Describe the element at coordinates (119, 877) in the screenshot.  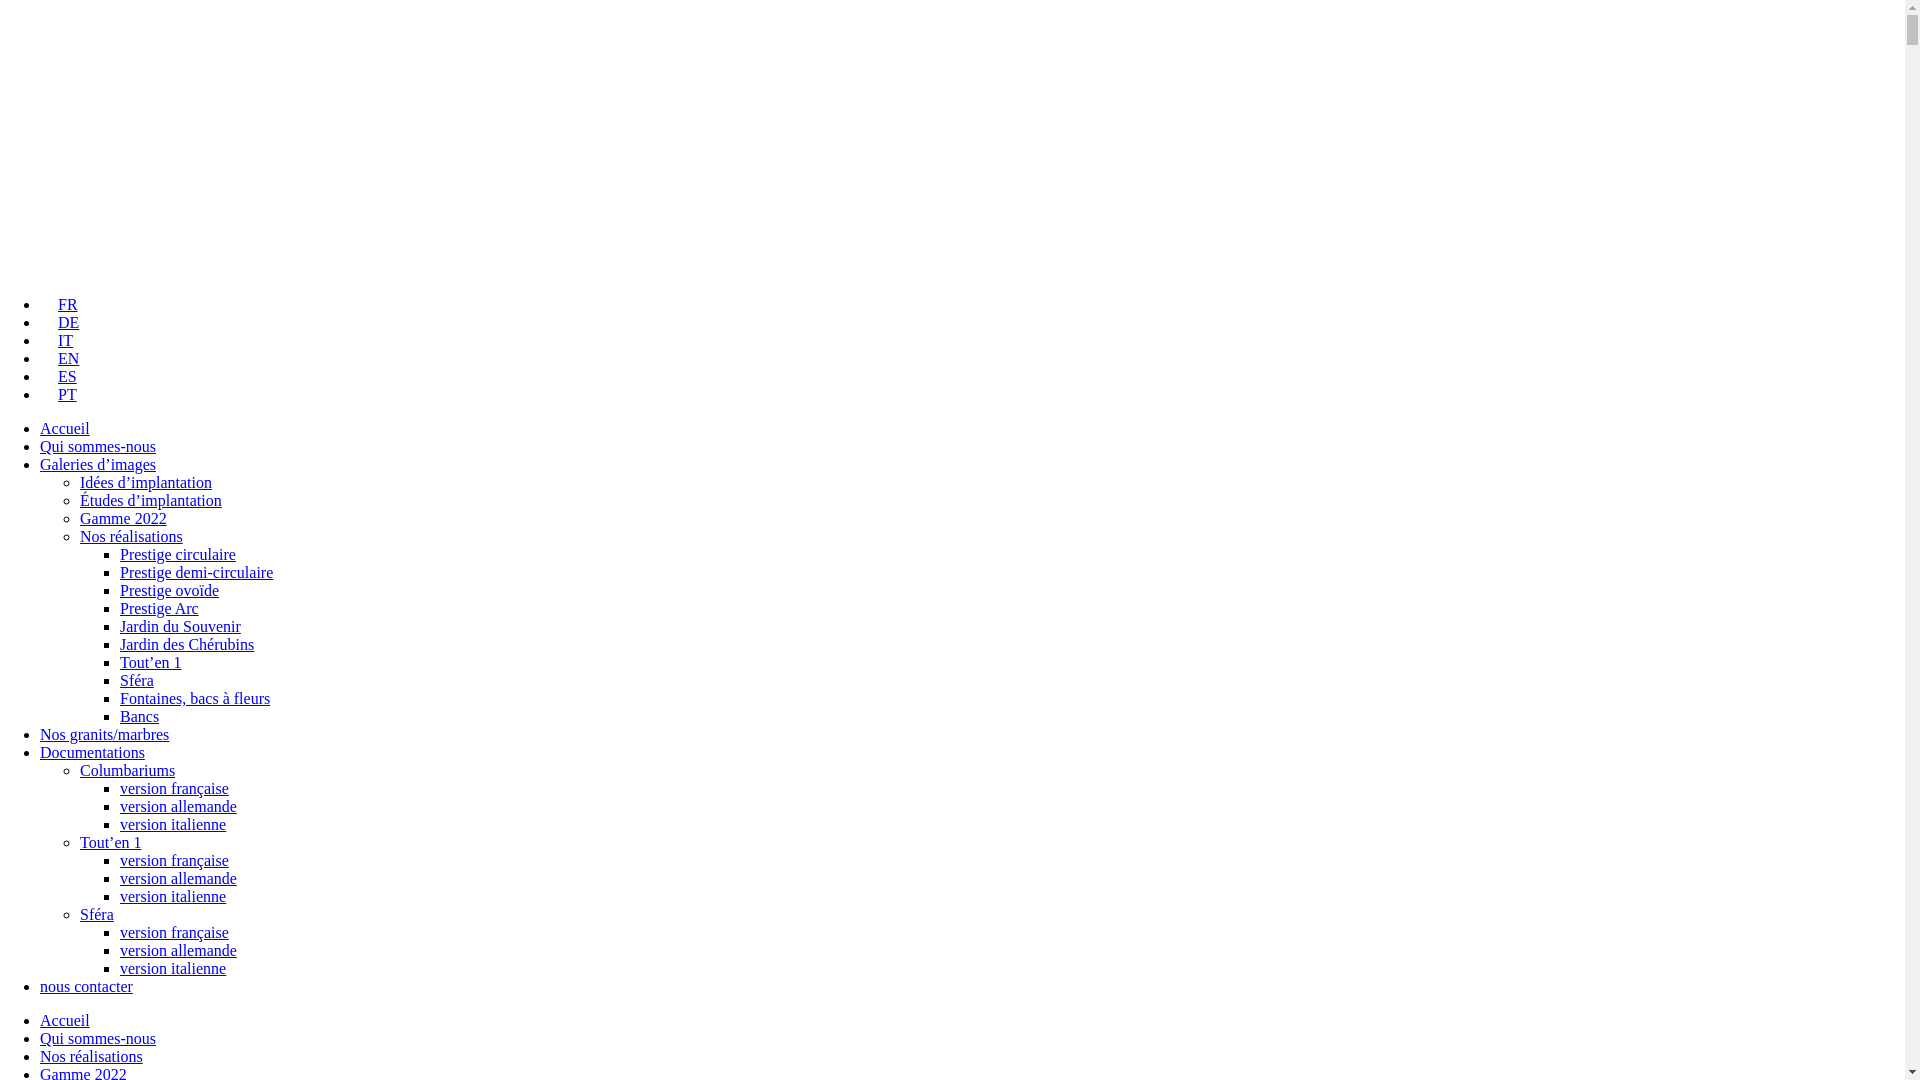
I see `'version allemande'` at that location.